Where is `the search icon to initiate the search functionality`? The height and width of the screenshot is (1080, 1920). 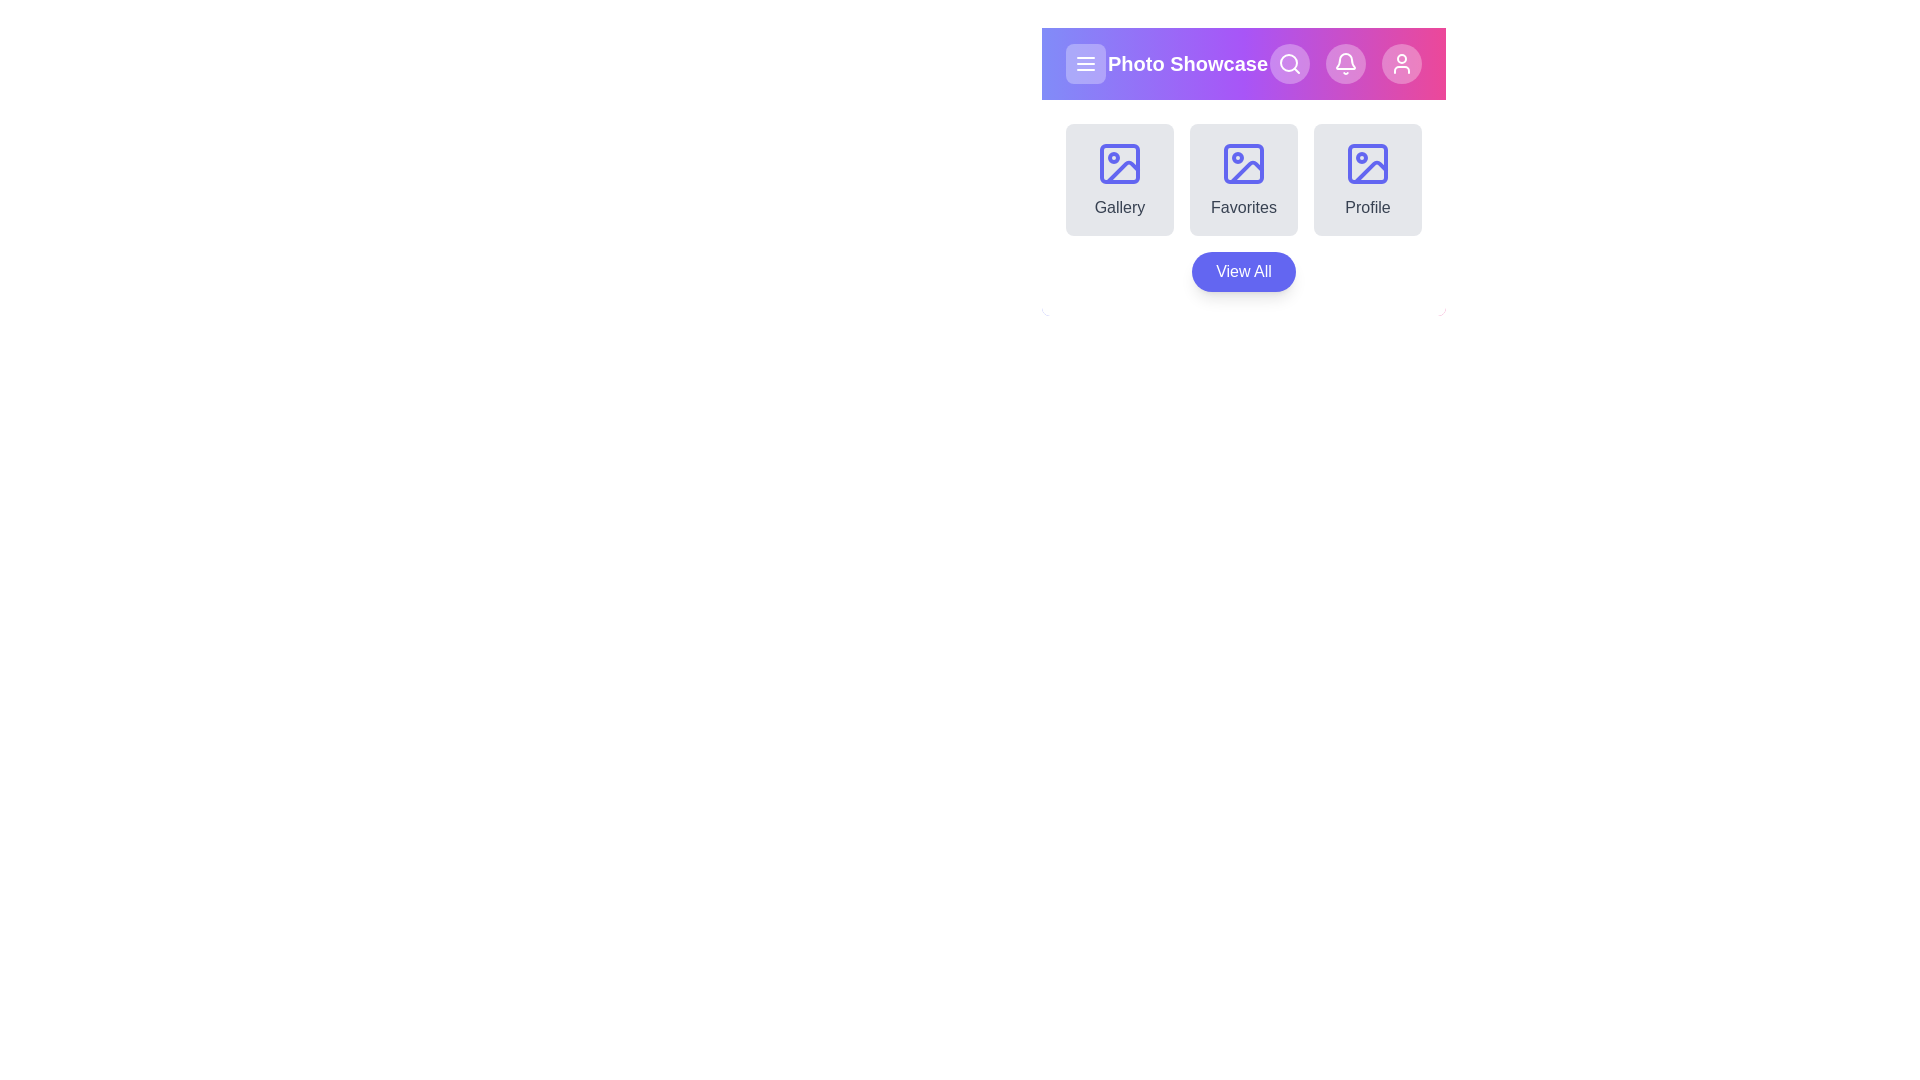
the search icon to initiate the search functionality is located at coordinates (1290, 63).